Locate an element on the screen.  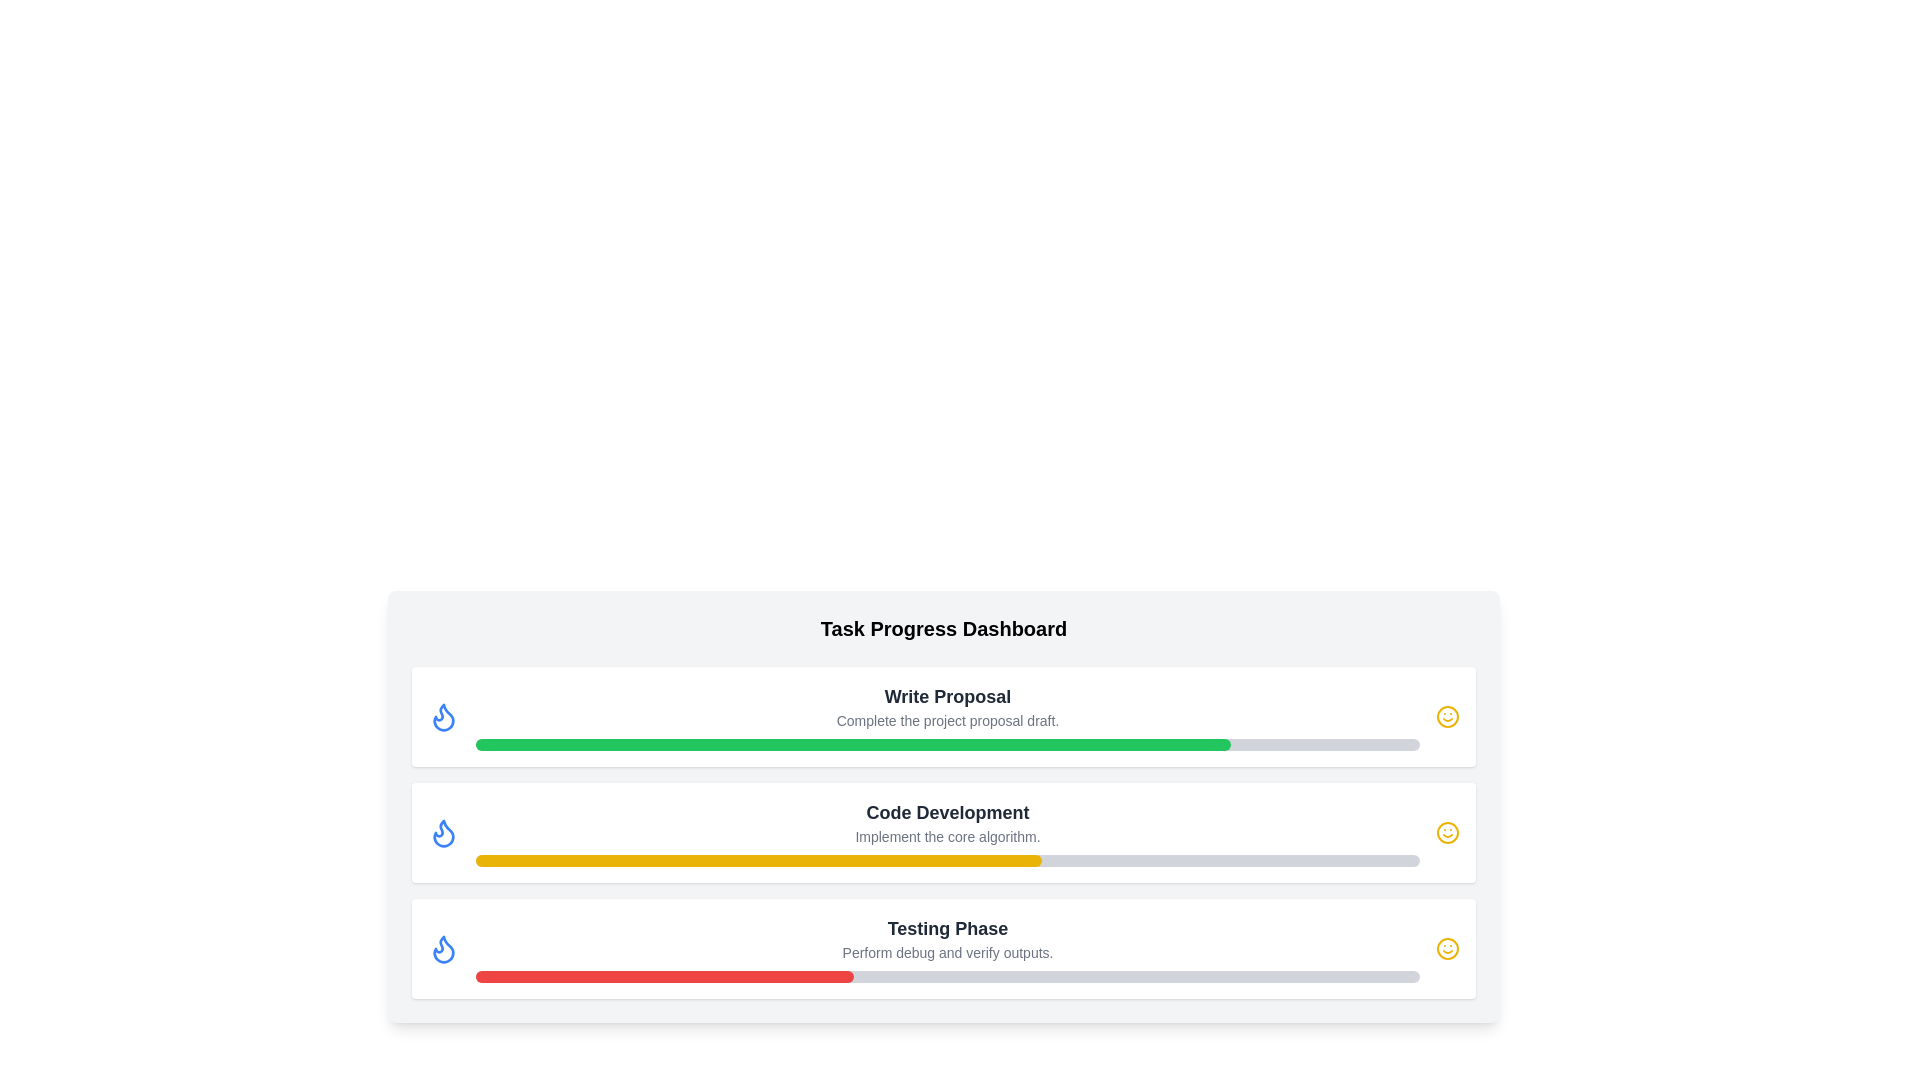
the text label 'Testing Phase' which is styled with a bold and larger font size, positioned above the description text and progress bar components in the list of progress tasks is located at coordinates (947, 929).